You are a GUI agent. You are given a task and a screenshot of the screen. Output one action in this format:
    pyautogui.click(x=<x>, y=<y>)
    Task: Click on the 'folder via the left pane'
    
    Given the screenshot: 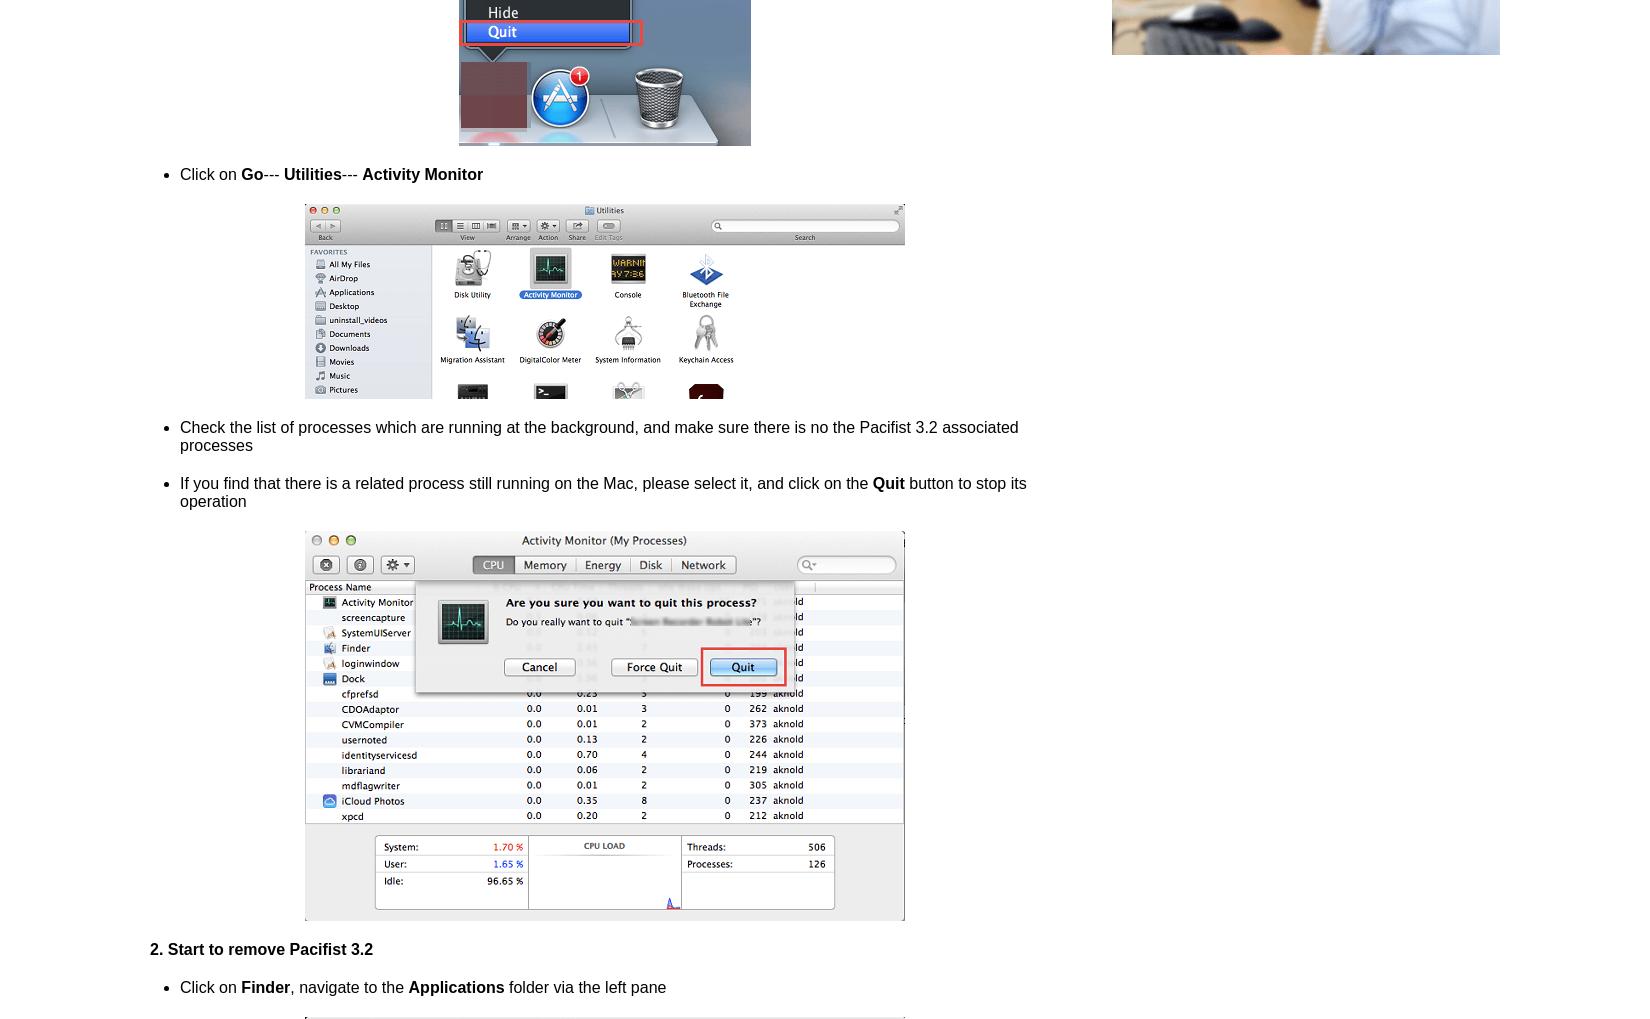 What is the action you would take?
    pyautogui.click(x=583, y=987)
    